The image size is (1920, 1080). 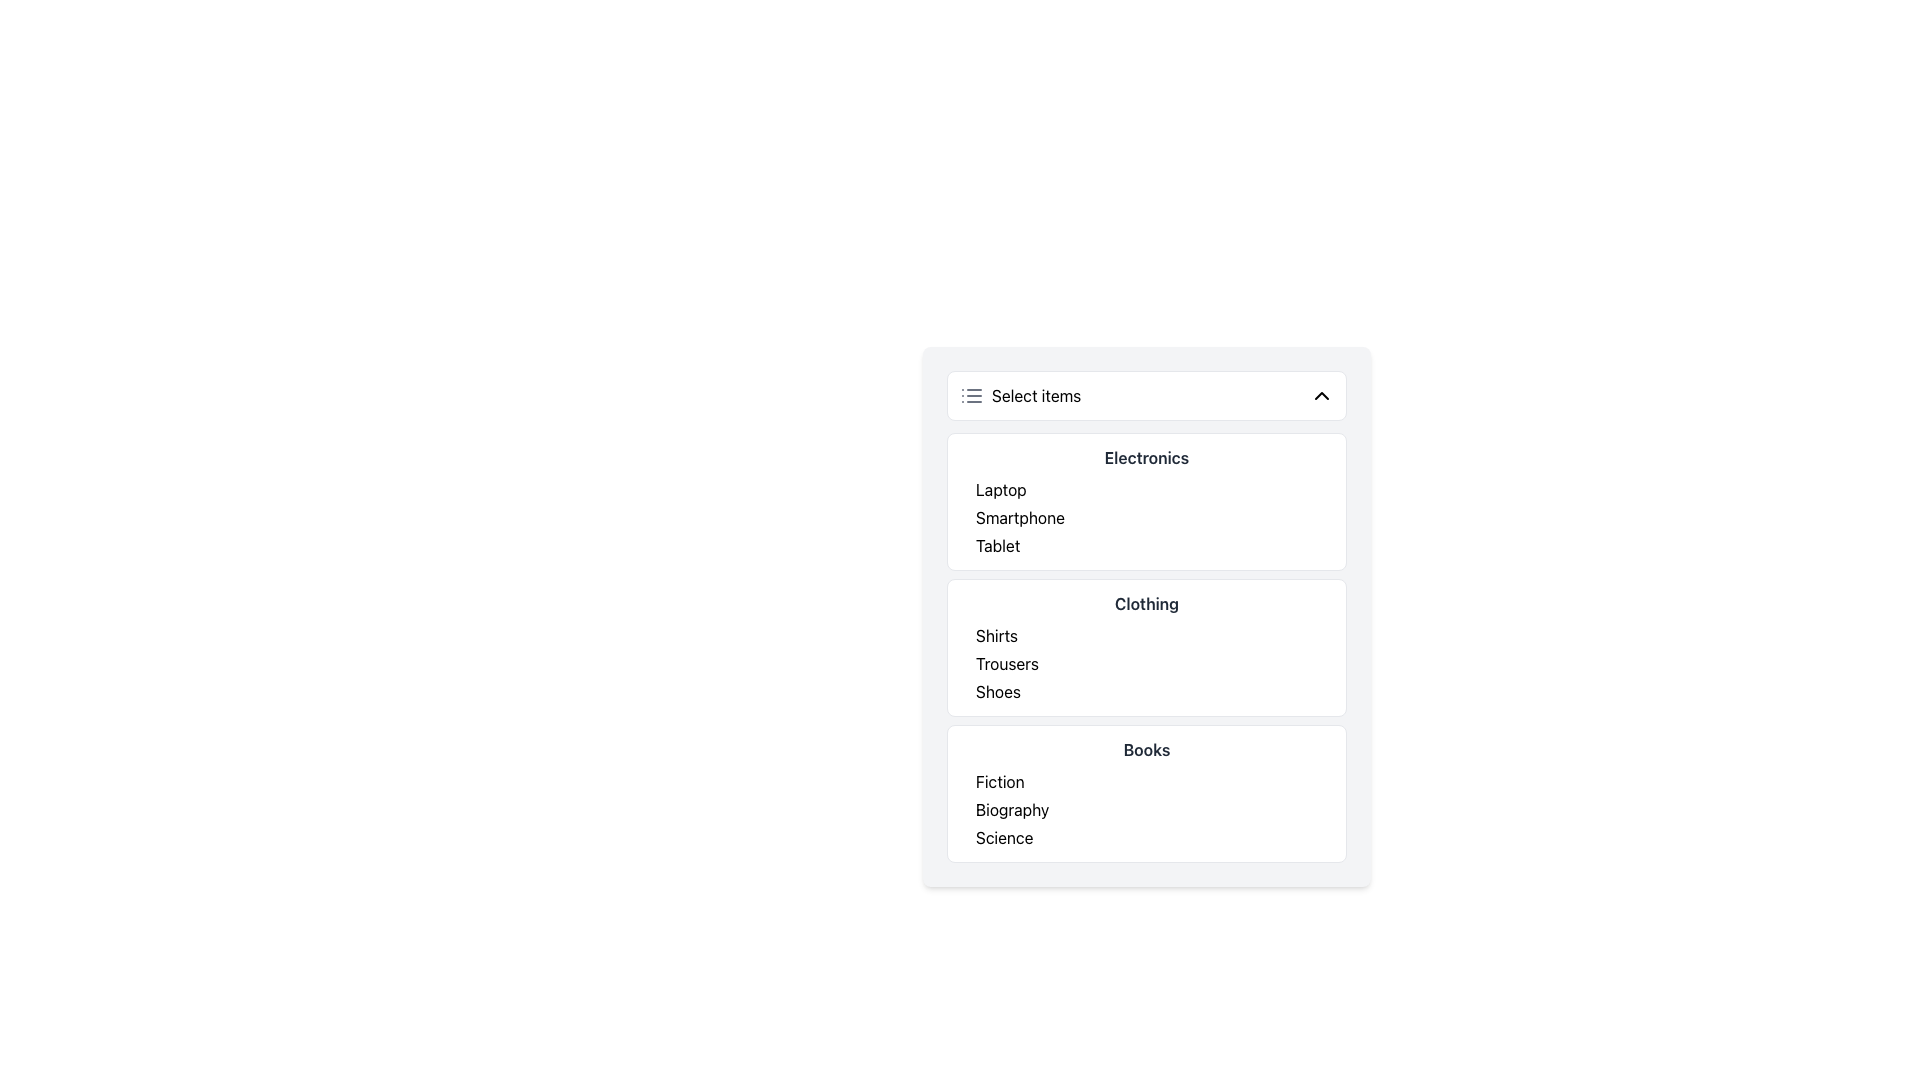 I want to click on the 'Tablet' text label under the 'Electronics' category for navigation purposes, so click(x=998, y=546).